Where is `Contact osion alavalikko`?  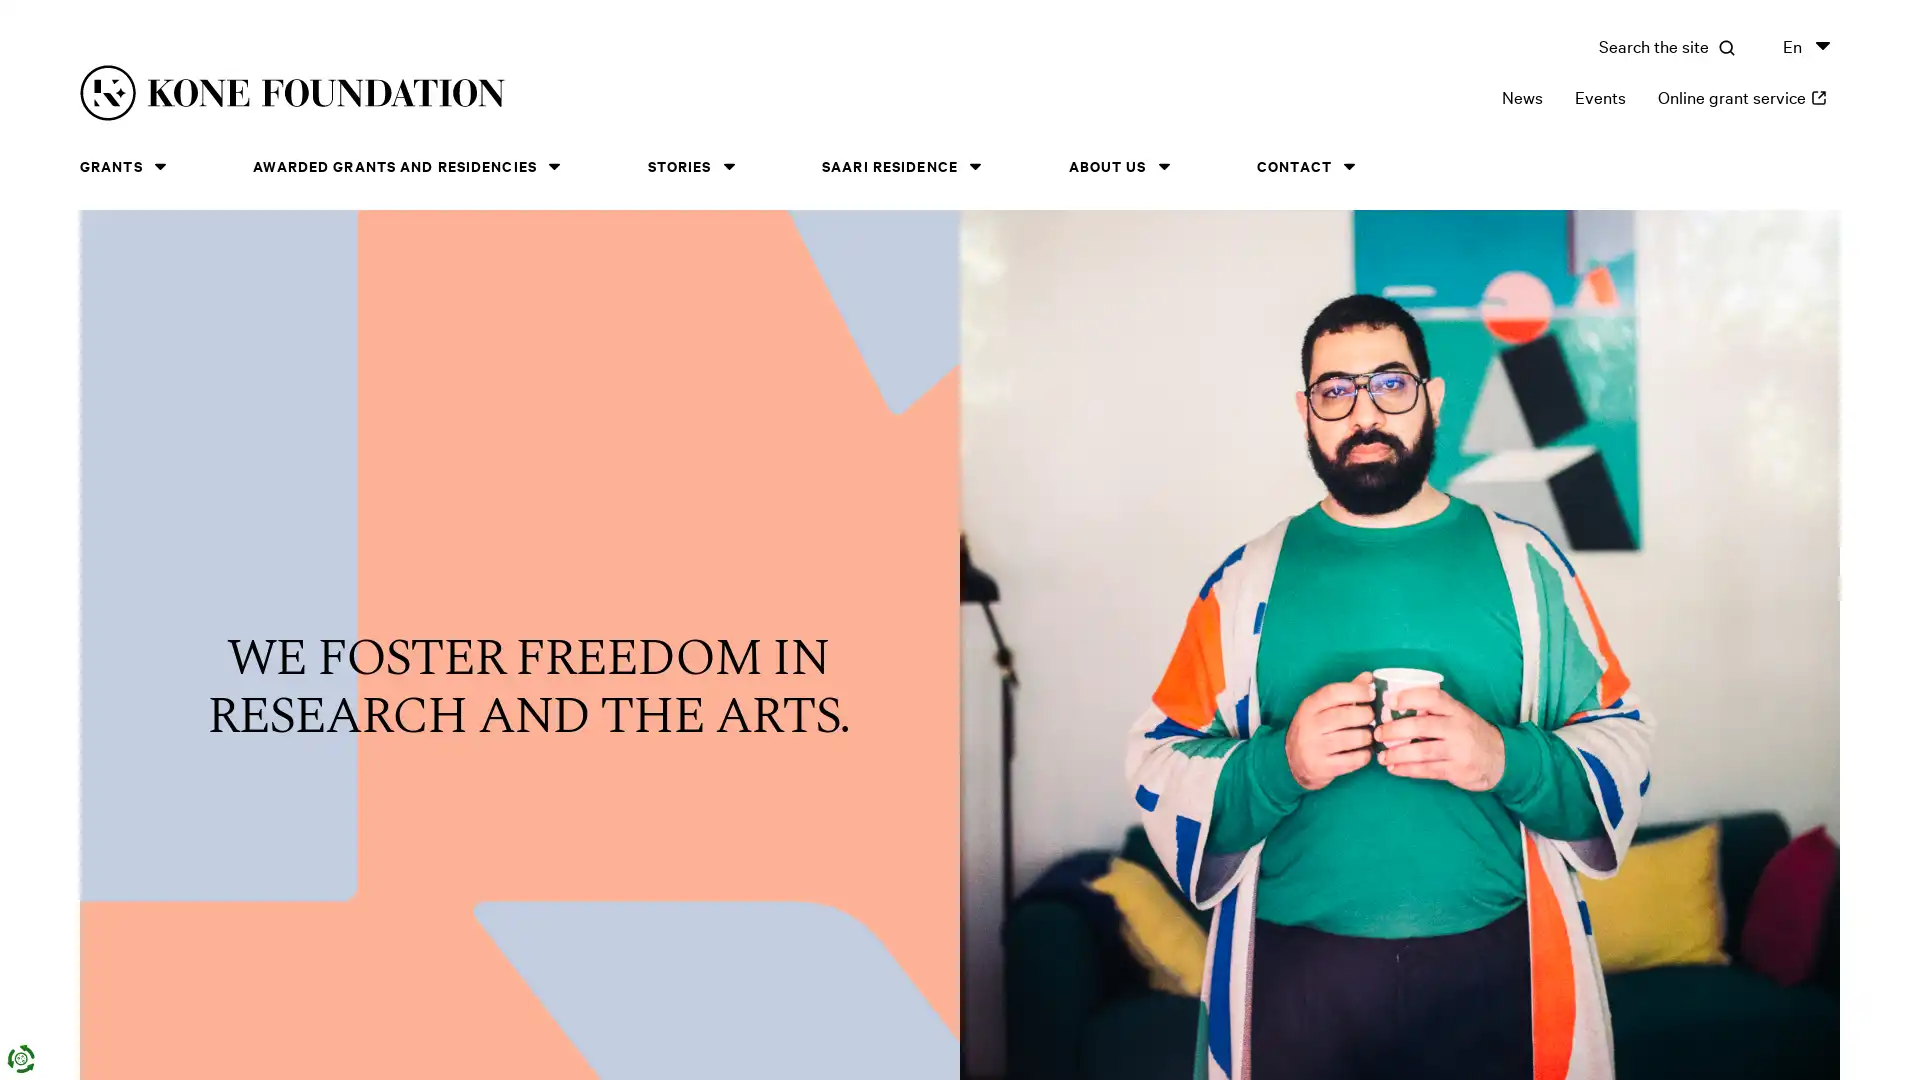
Contact osion alavalikko is located at coordinates (1348, 165).